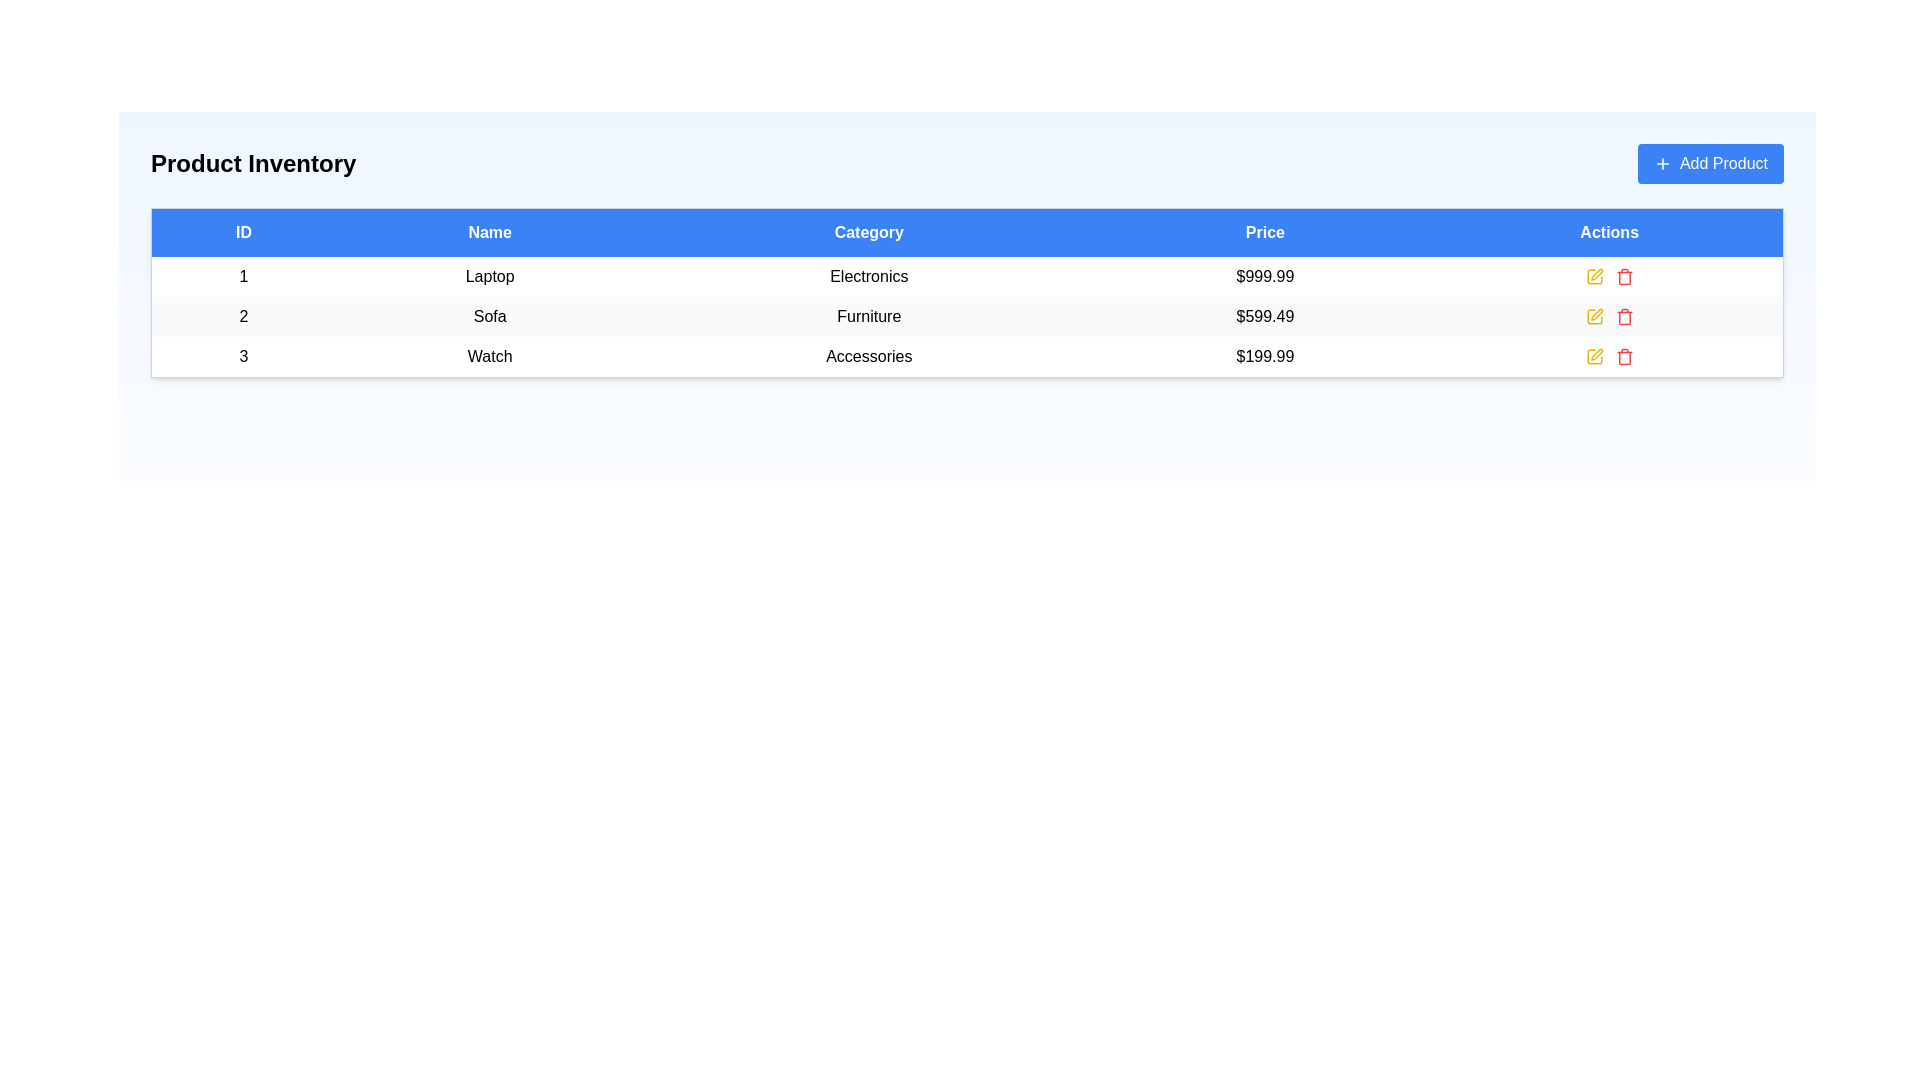 Image resolution: width=1920 pixels, height=1080 pixels. I want to click on the trash can icon button, which is the second icon in the action column of the second row within the table, so click(1624, 315).